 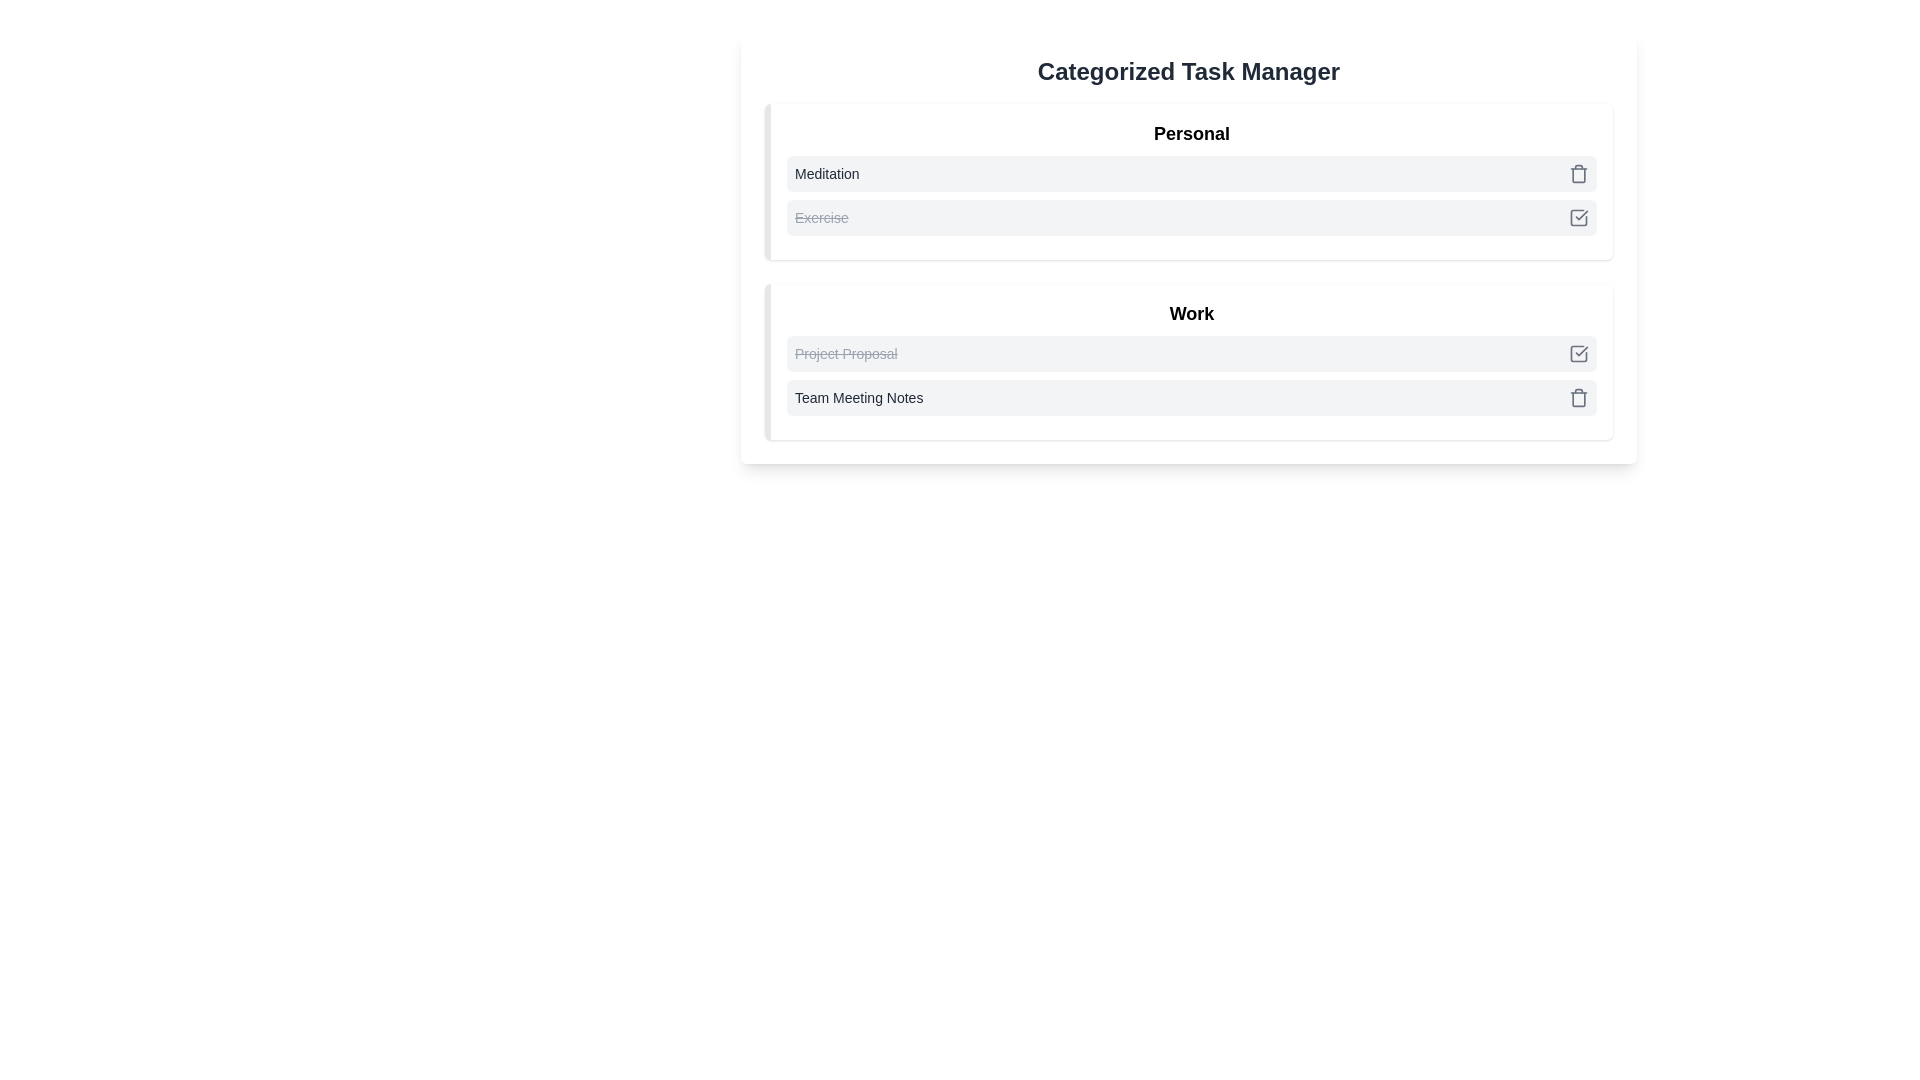 I want to click on the trash can icon button located at the far right end of the 'Meditation' task row under the 'Personal' category, so click(x=1578, y=172).